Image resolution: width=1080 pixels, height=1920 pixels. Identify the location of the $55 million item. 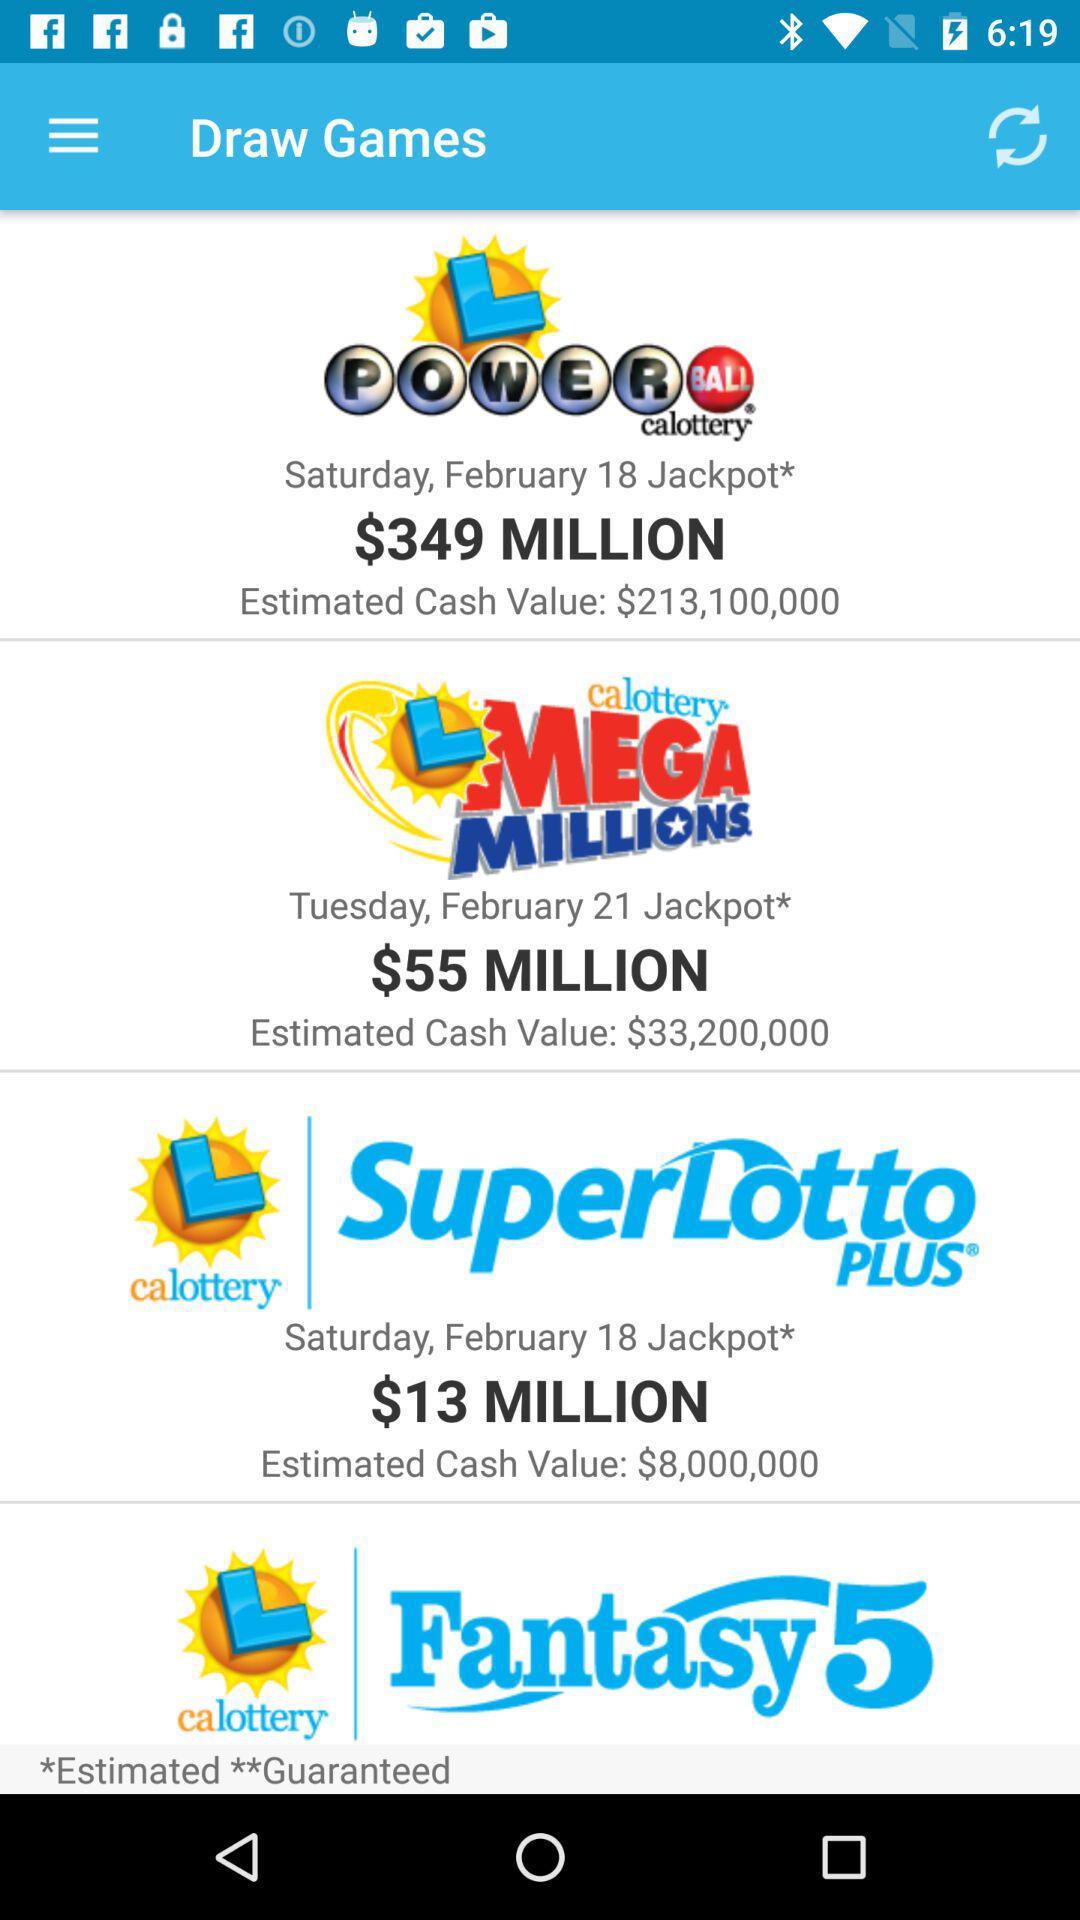
(538, 967).